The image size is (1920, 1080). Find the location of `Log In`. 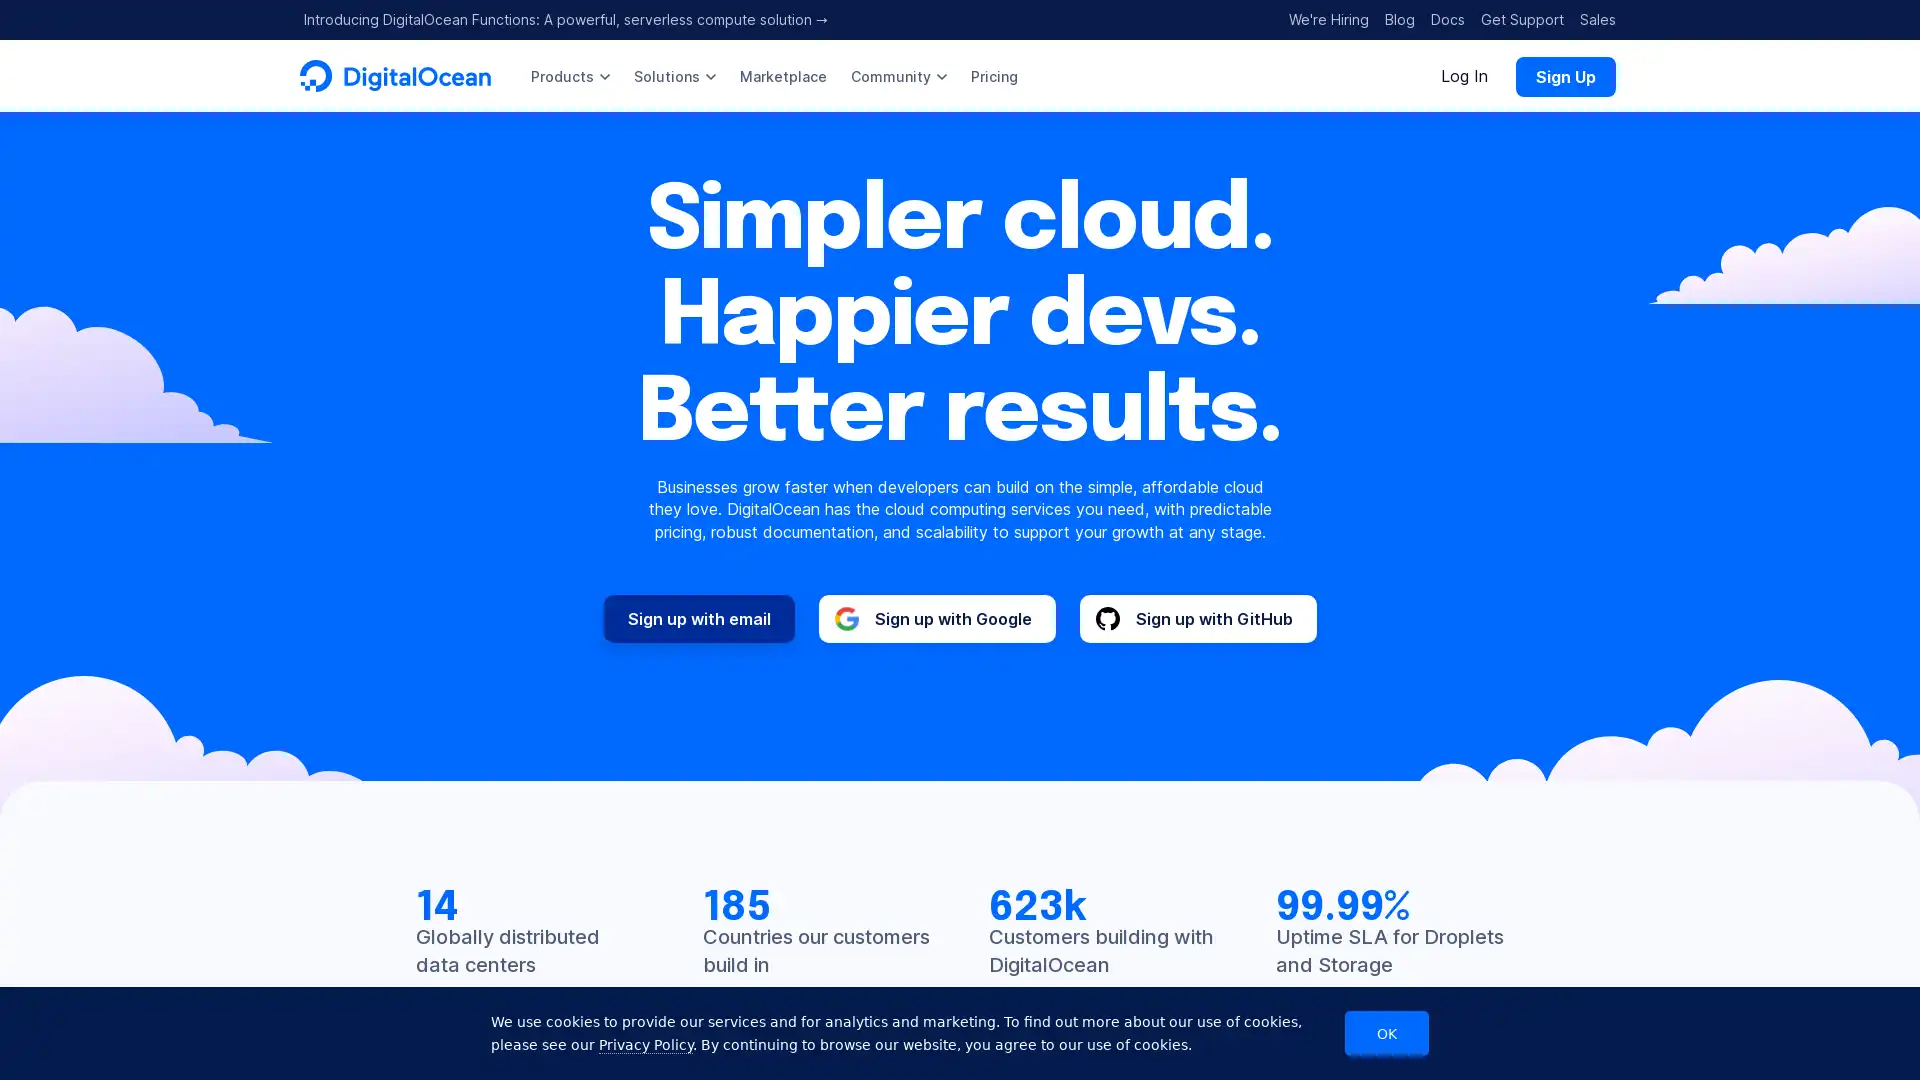

Log In is located at coordinates (1464, 75).